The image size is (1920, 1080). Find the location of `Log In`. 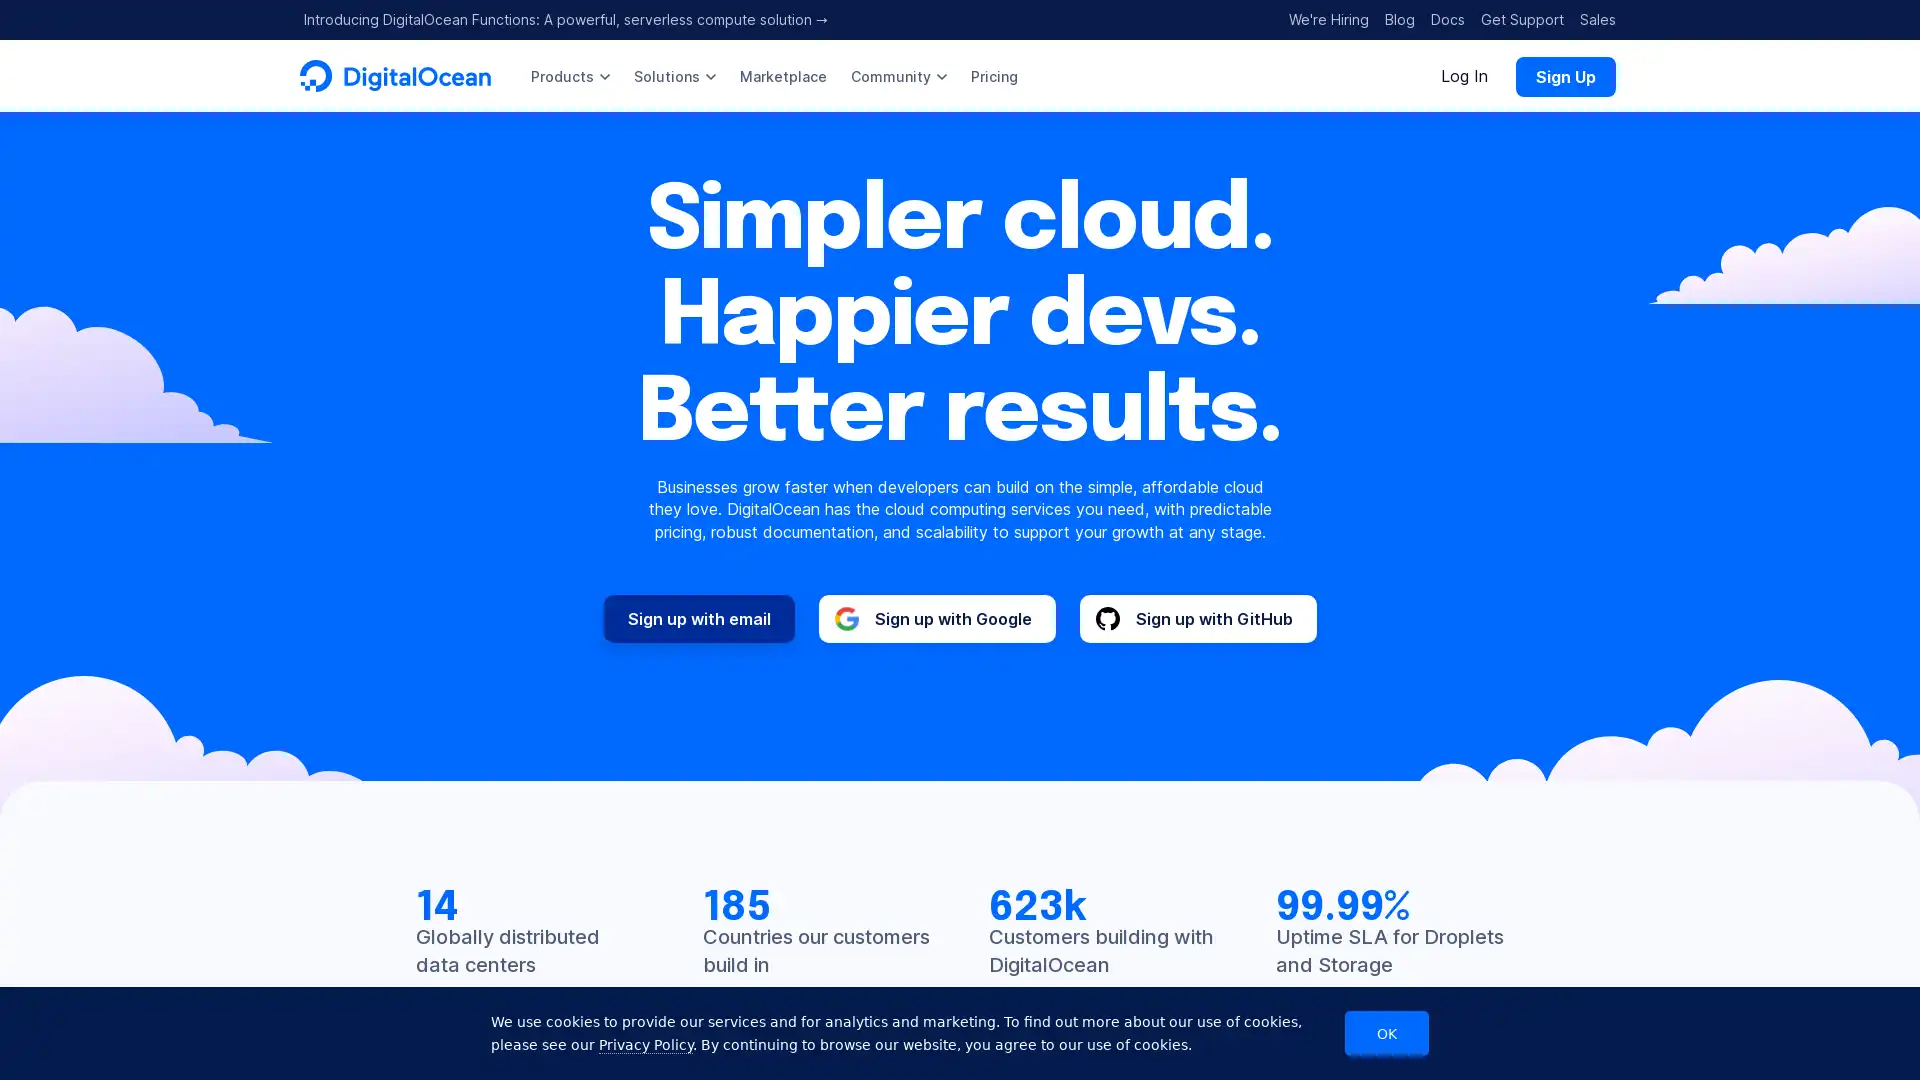

Log In is located at coordinates (1464, 75).